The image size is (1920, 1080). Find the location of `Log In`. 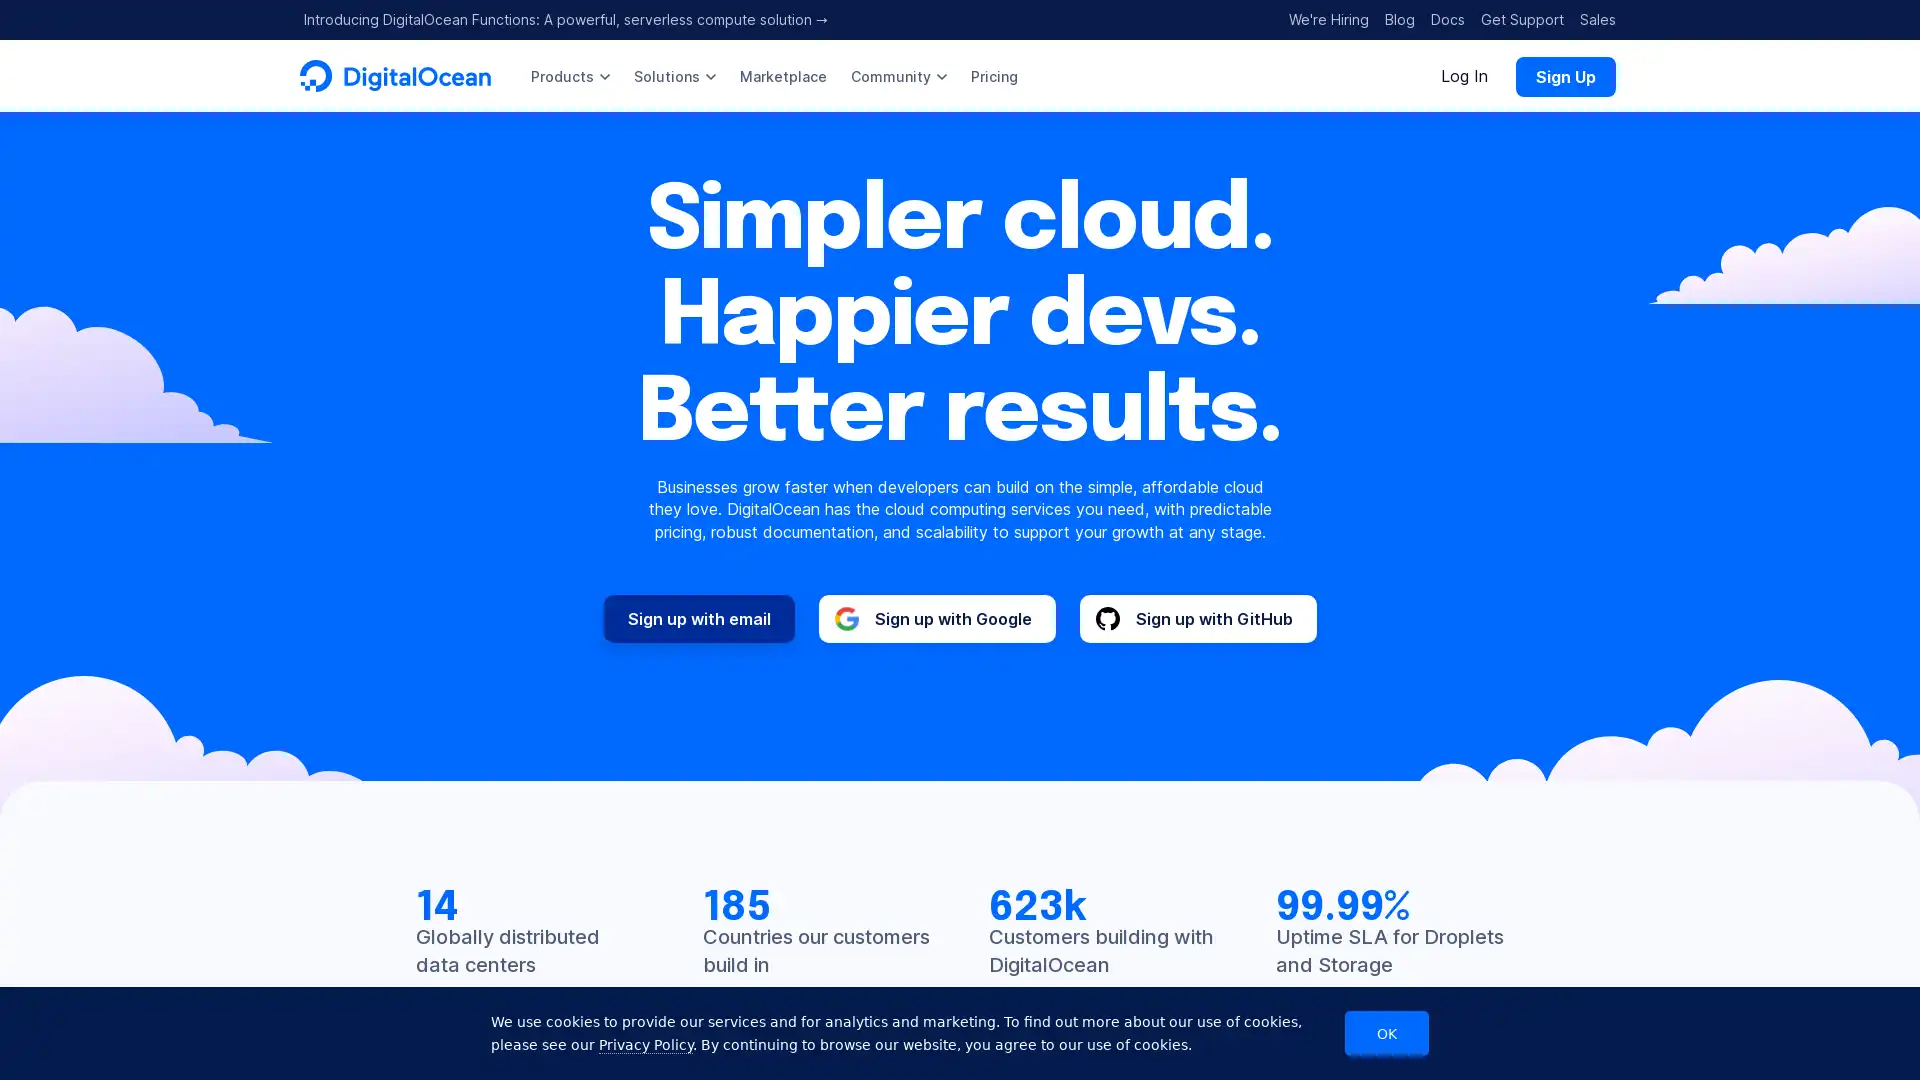

Log In is located at coordinates (1464, 75).